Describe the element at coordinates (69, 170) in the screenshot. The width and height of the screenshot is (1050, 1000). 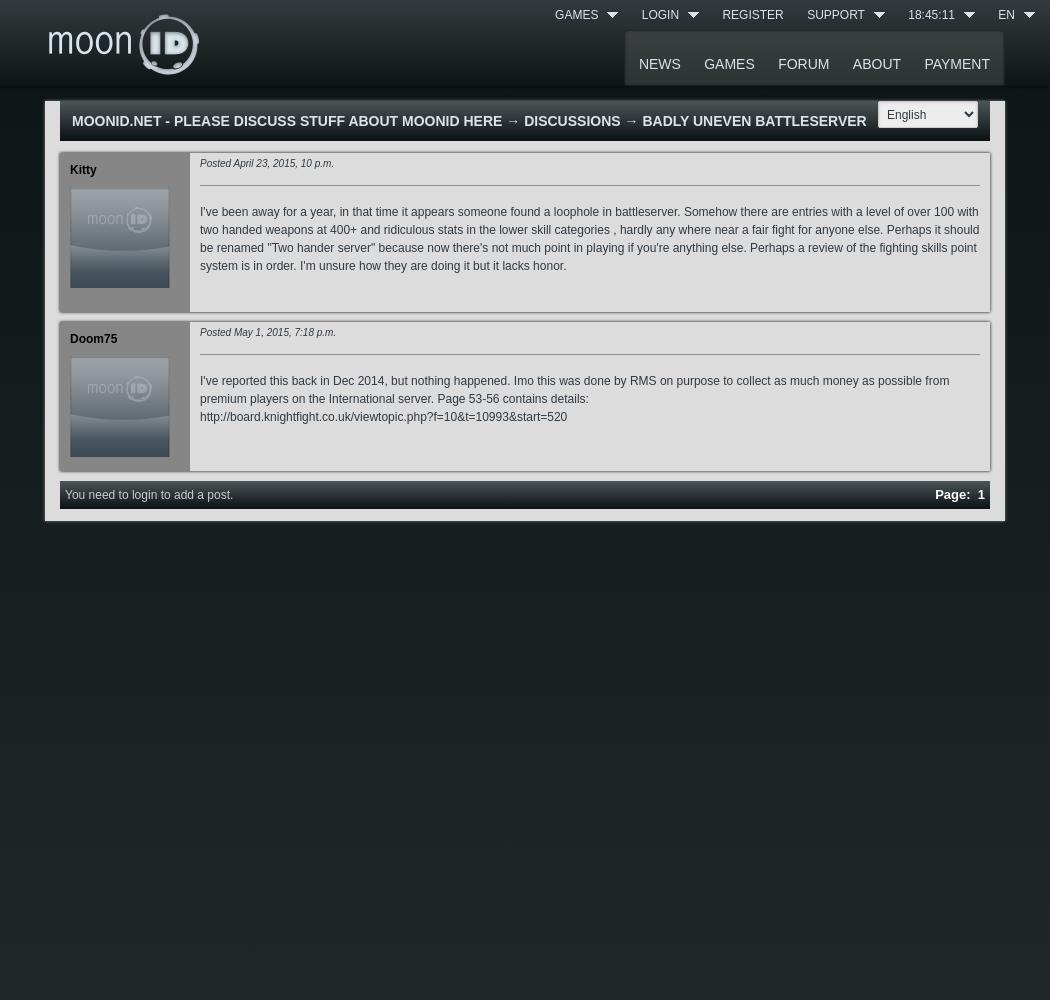
I see `'Kitty'` at that location.